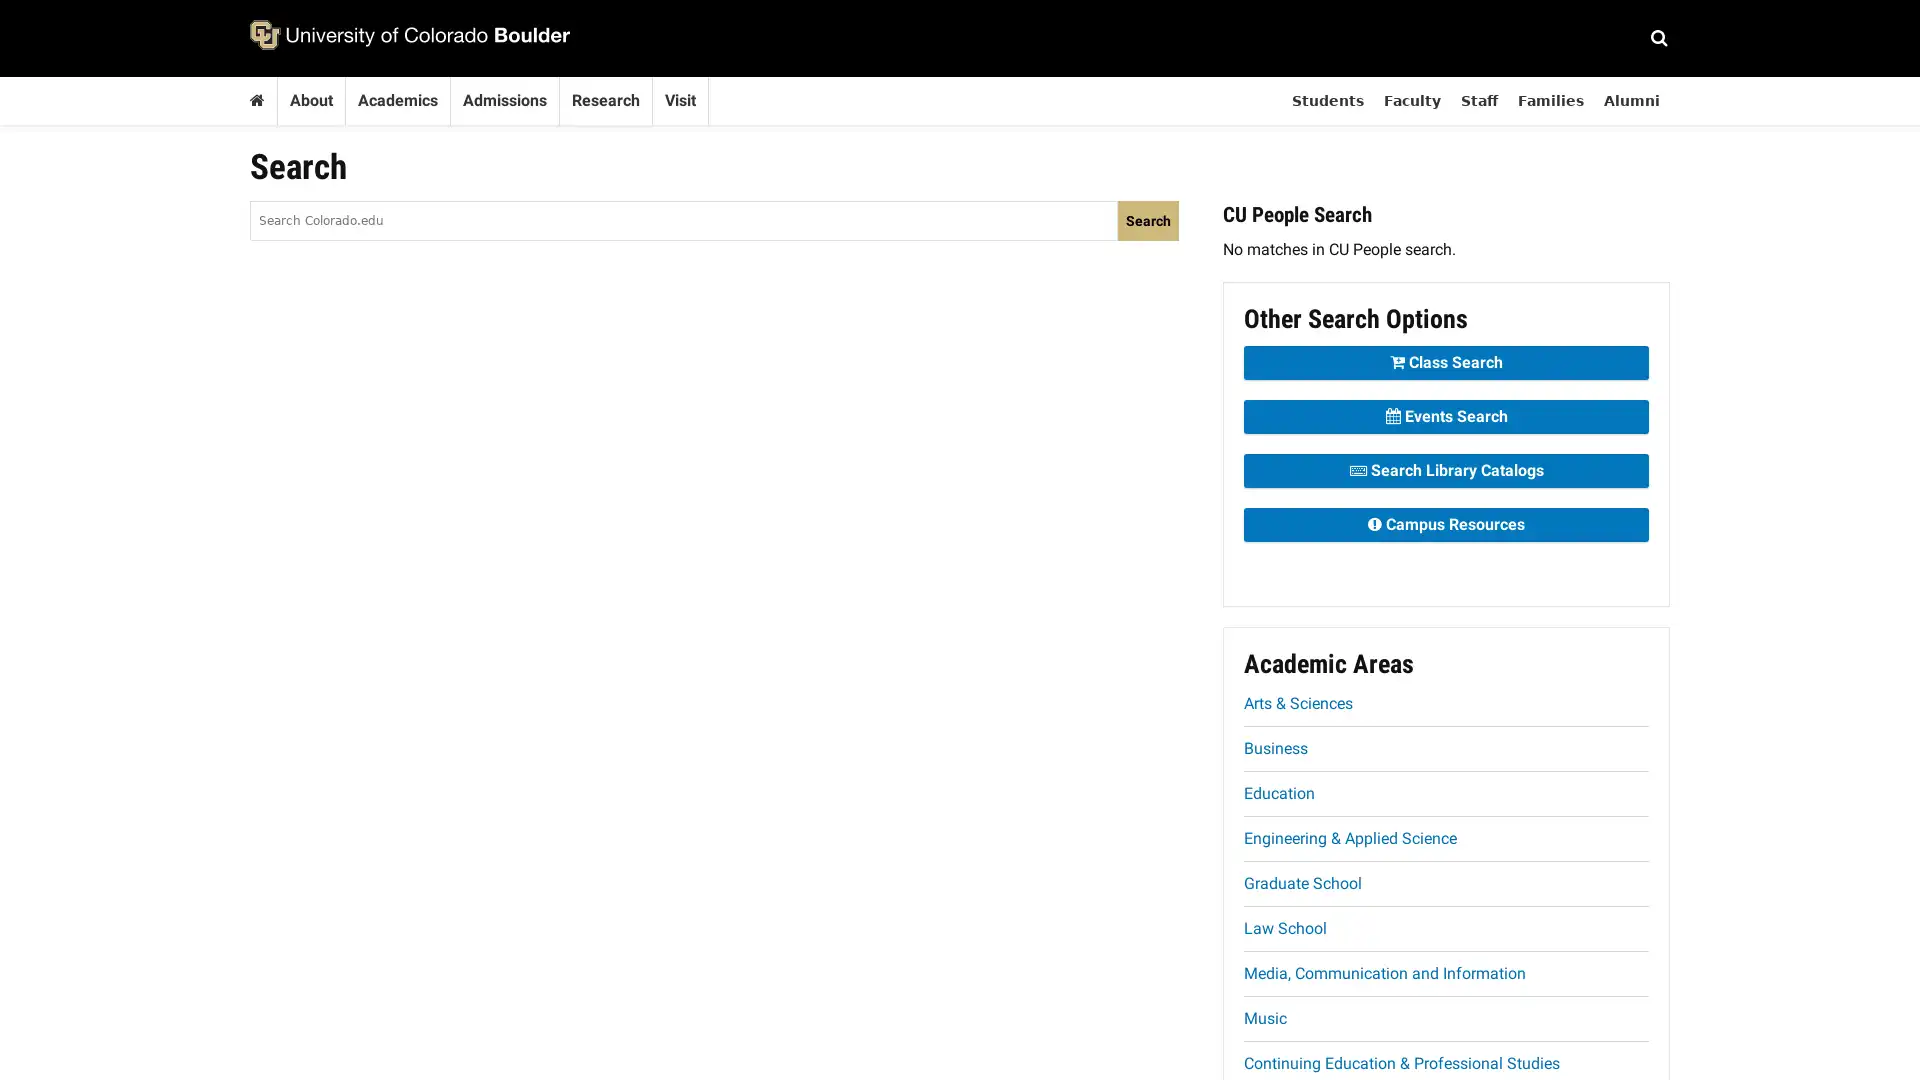 The height and width of the screenshot is (1080, 1920). Describe the element at coordinates (1148, 219) in the screenshot. I see `Search` at that location.